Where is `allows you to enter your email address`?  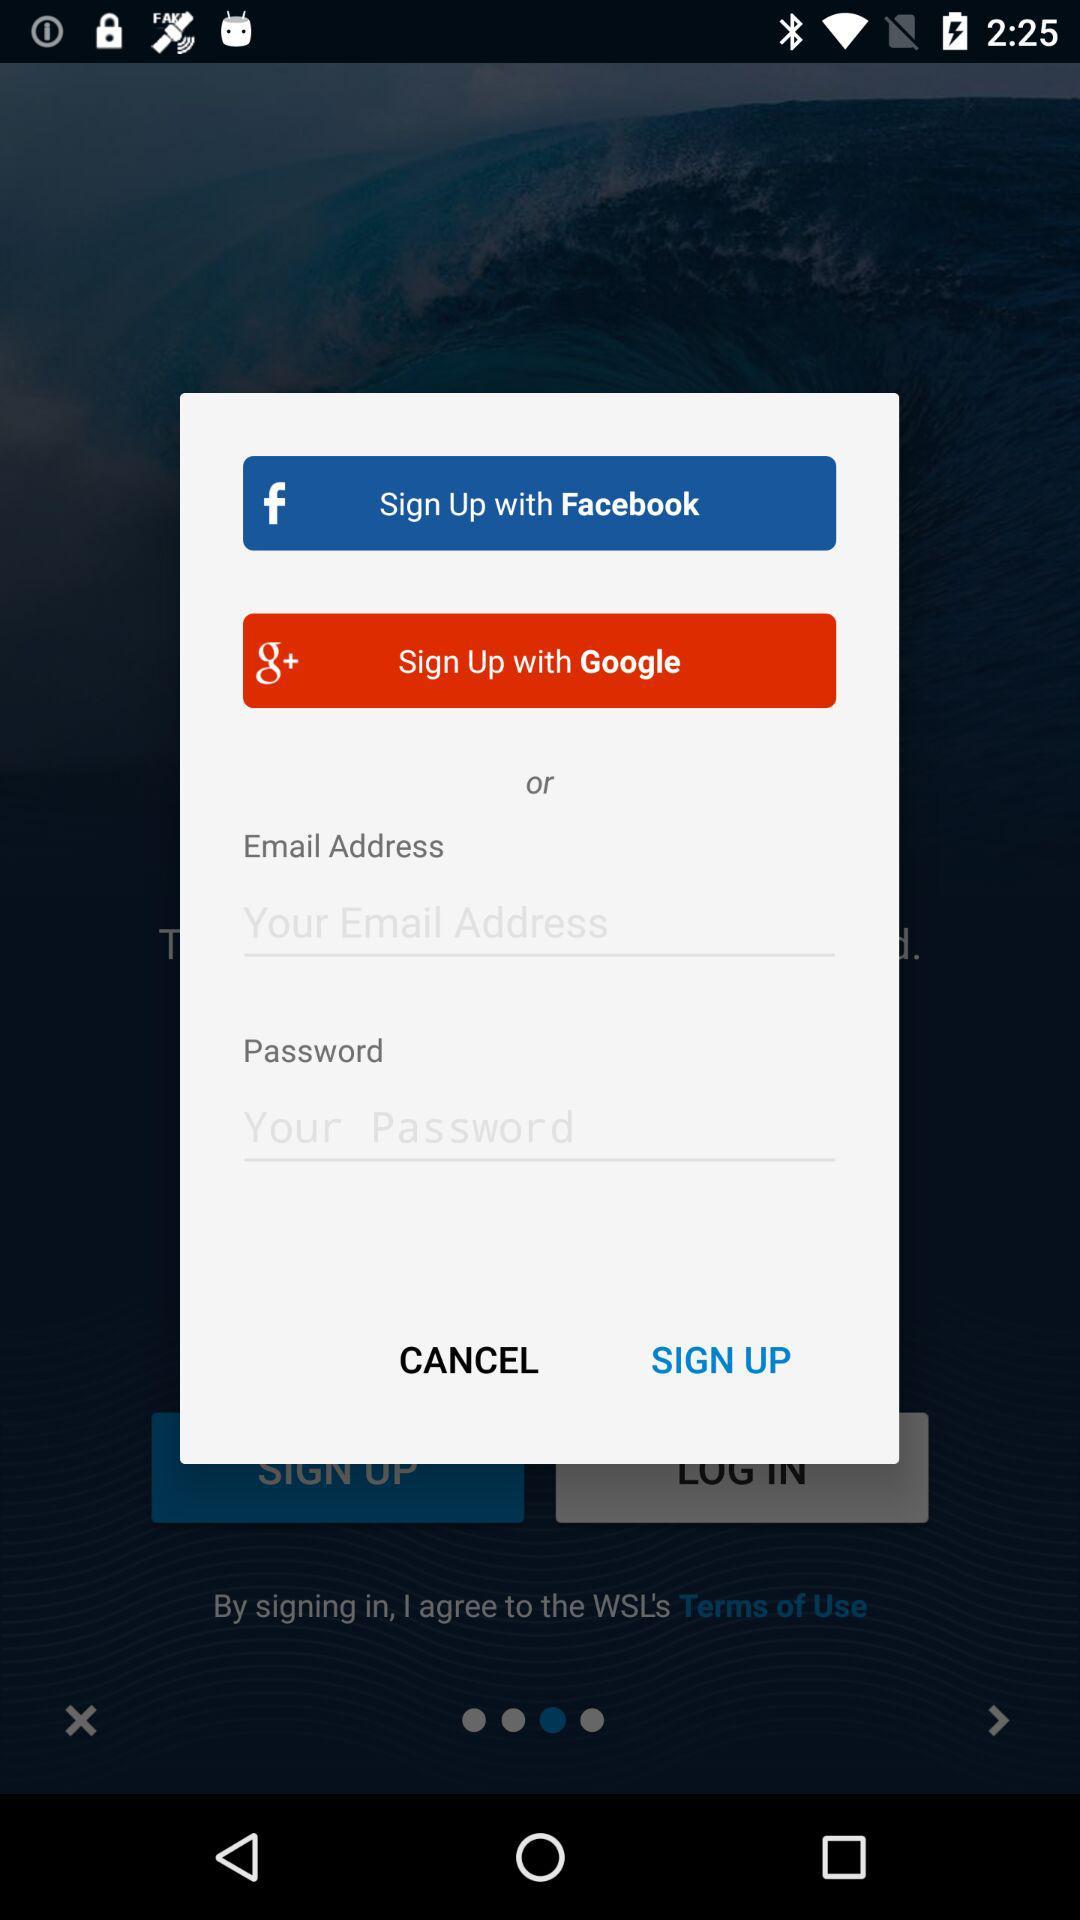 allows you to enter your email address is located at coordinates (538, 914).